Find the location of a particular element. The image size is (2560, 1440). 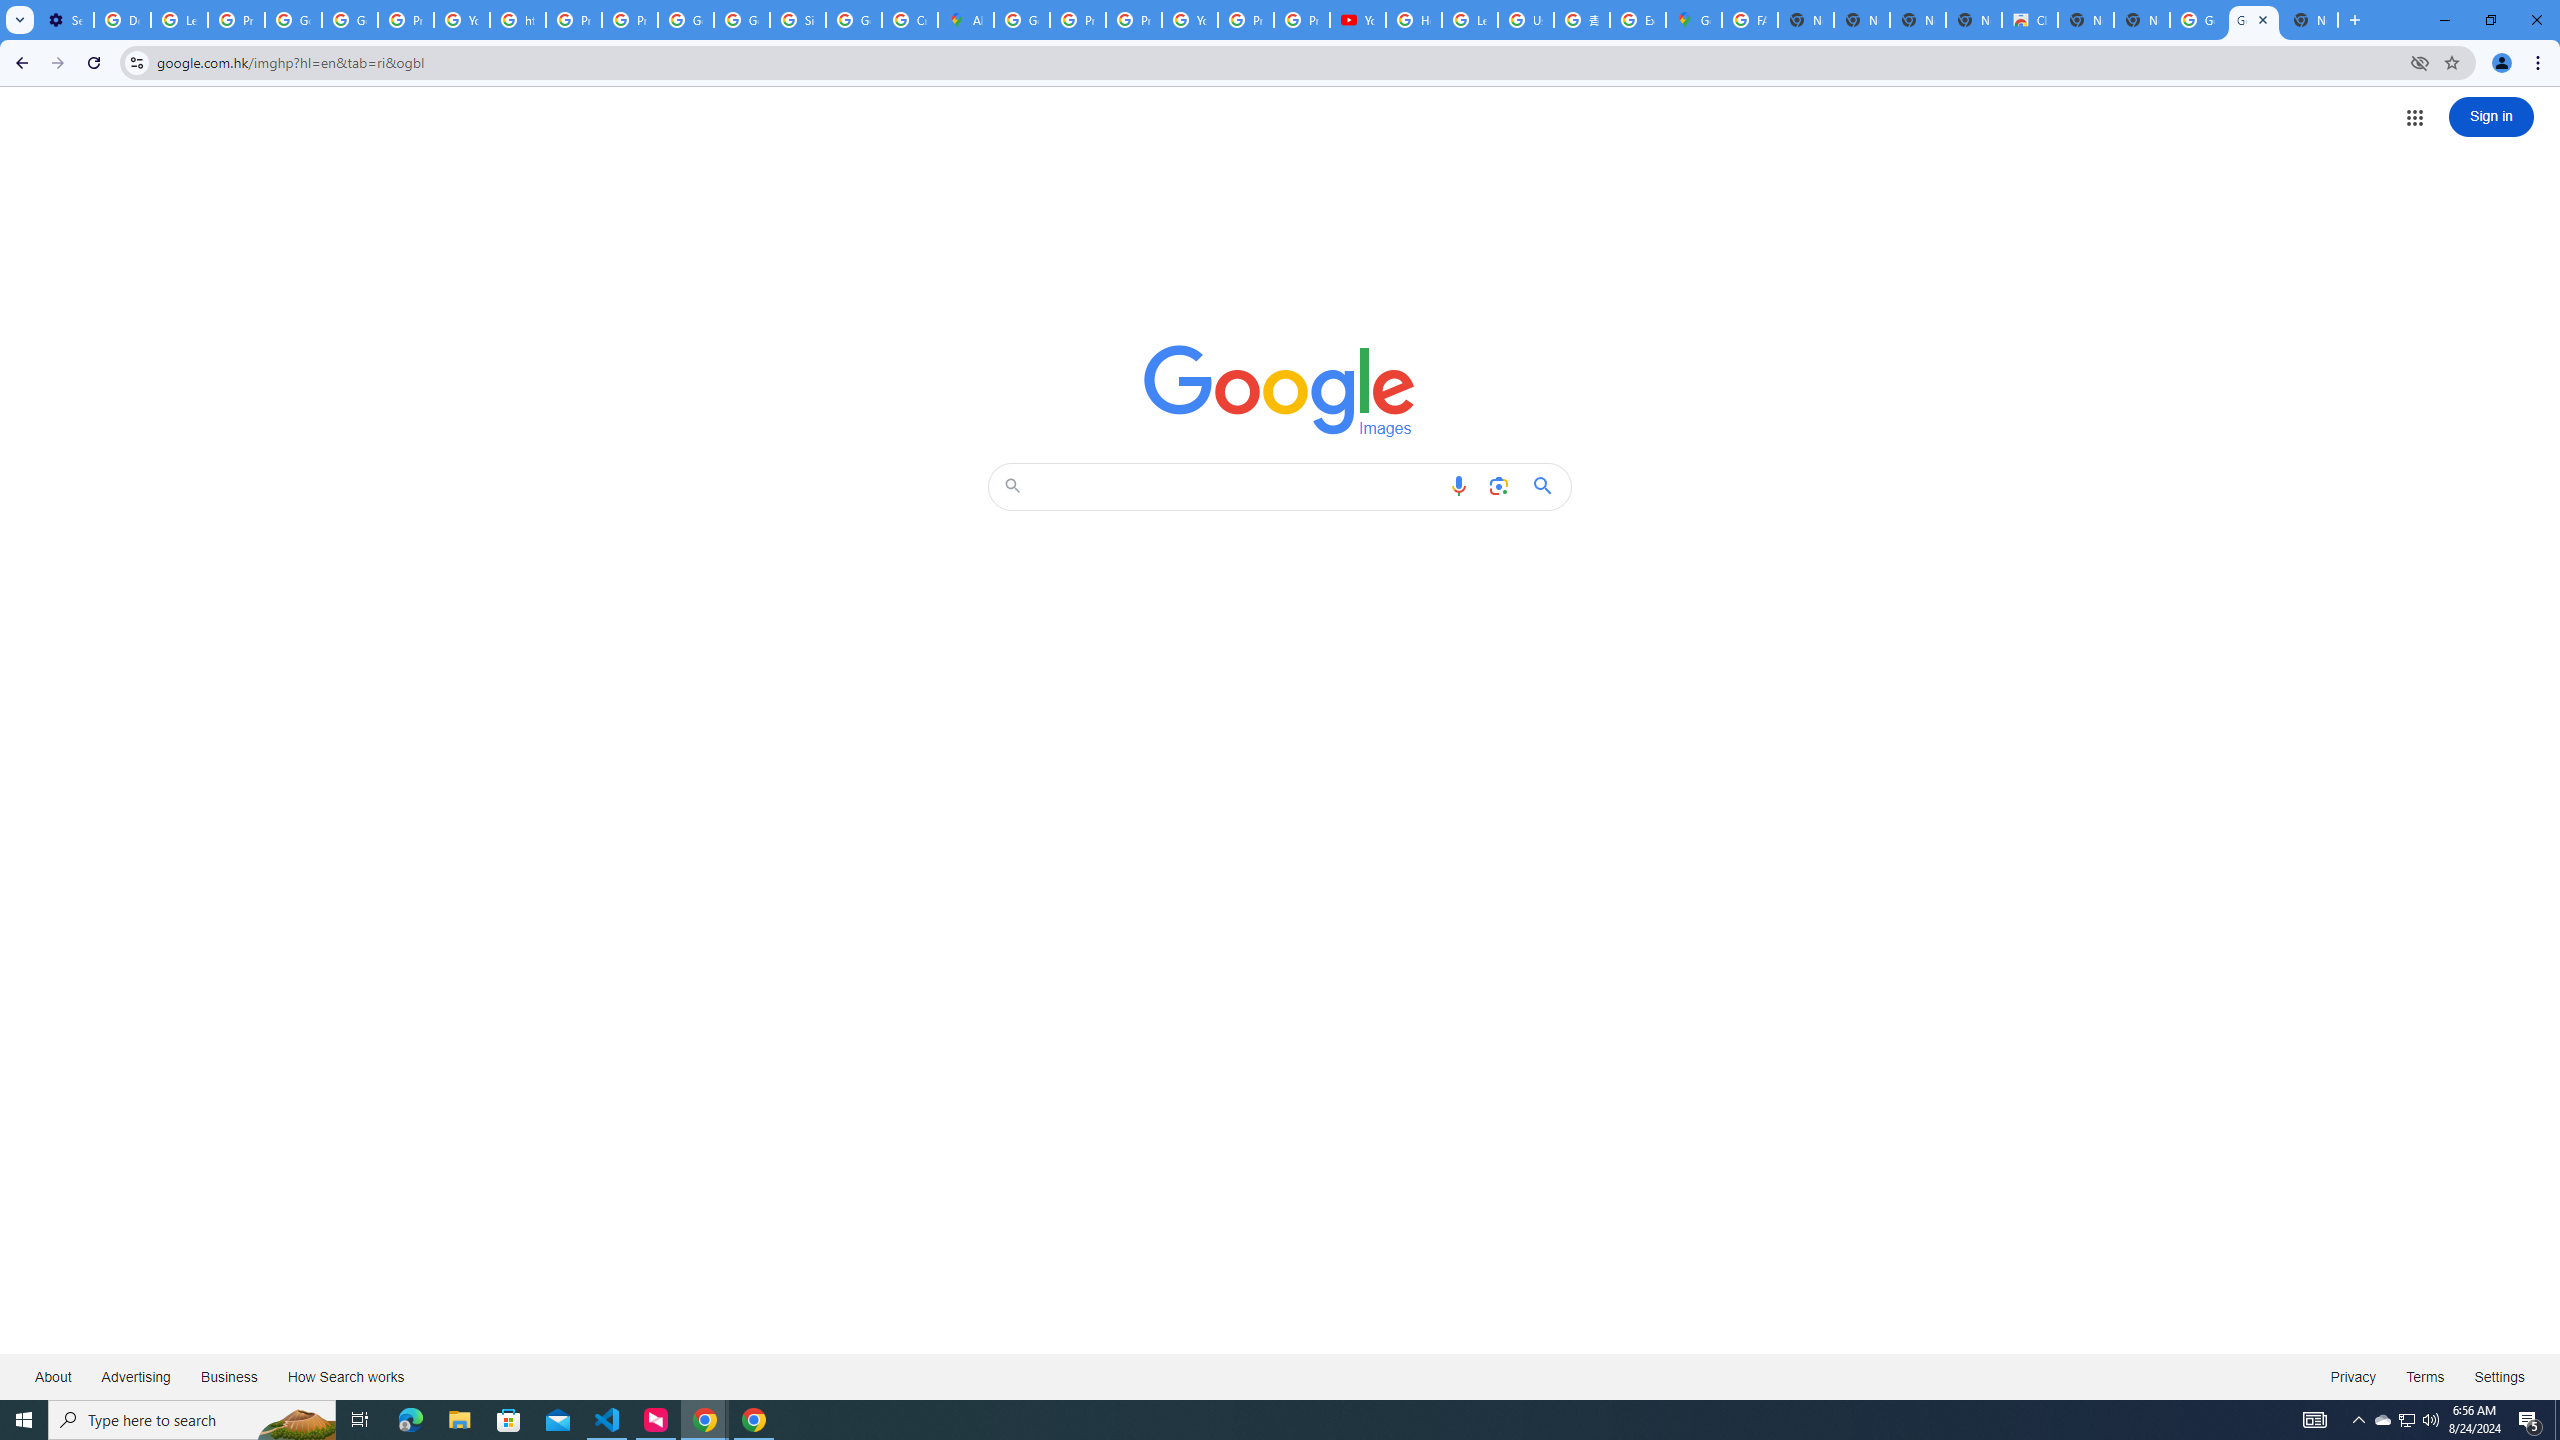

'Google Maps' is located at coordinates (1692, 19).